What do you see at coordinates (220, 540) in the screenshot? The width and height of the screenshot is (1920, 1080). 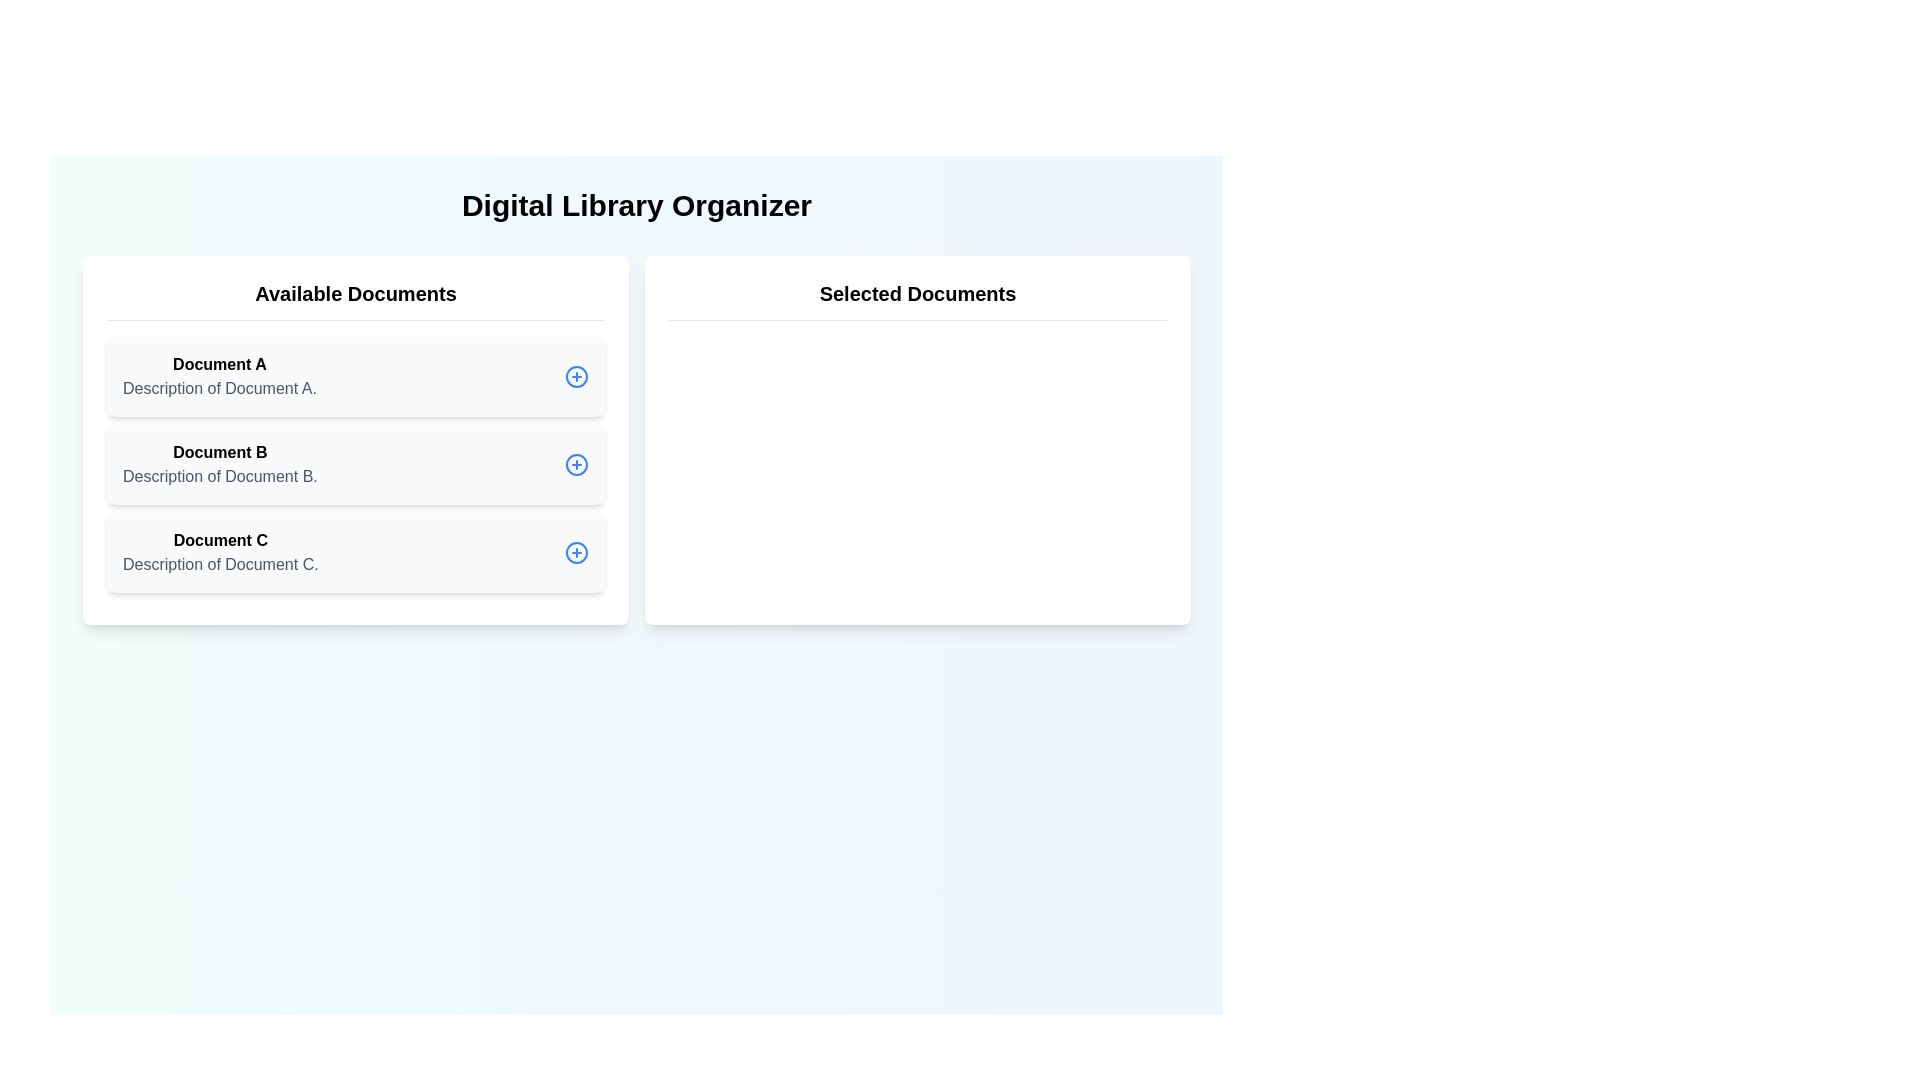 I see `the 'Document C' text label which serves as the title for the corresponding document in the 'Available Documents' section` at bounding box center [220, 540].